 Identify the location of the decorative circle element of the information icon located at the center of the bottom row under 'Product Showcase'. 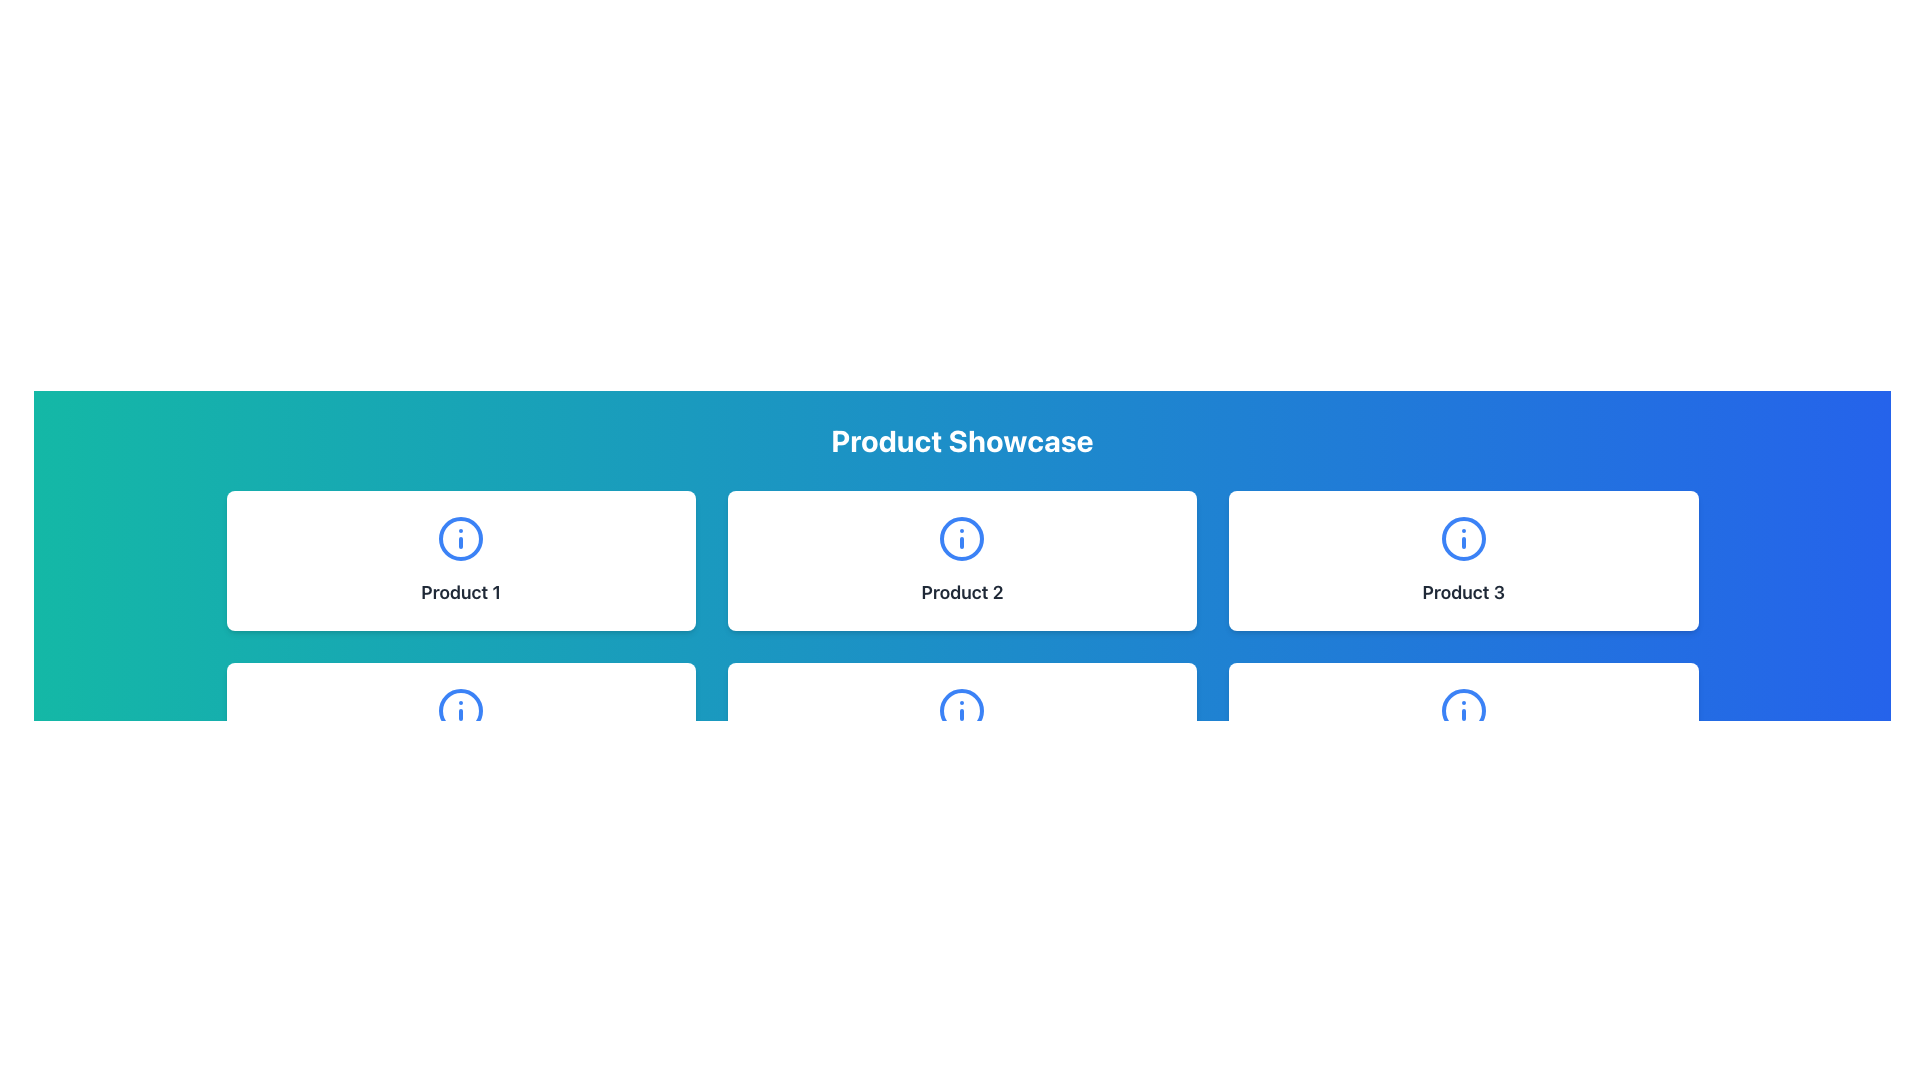
(1463, 709).